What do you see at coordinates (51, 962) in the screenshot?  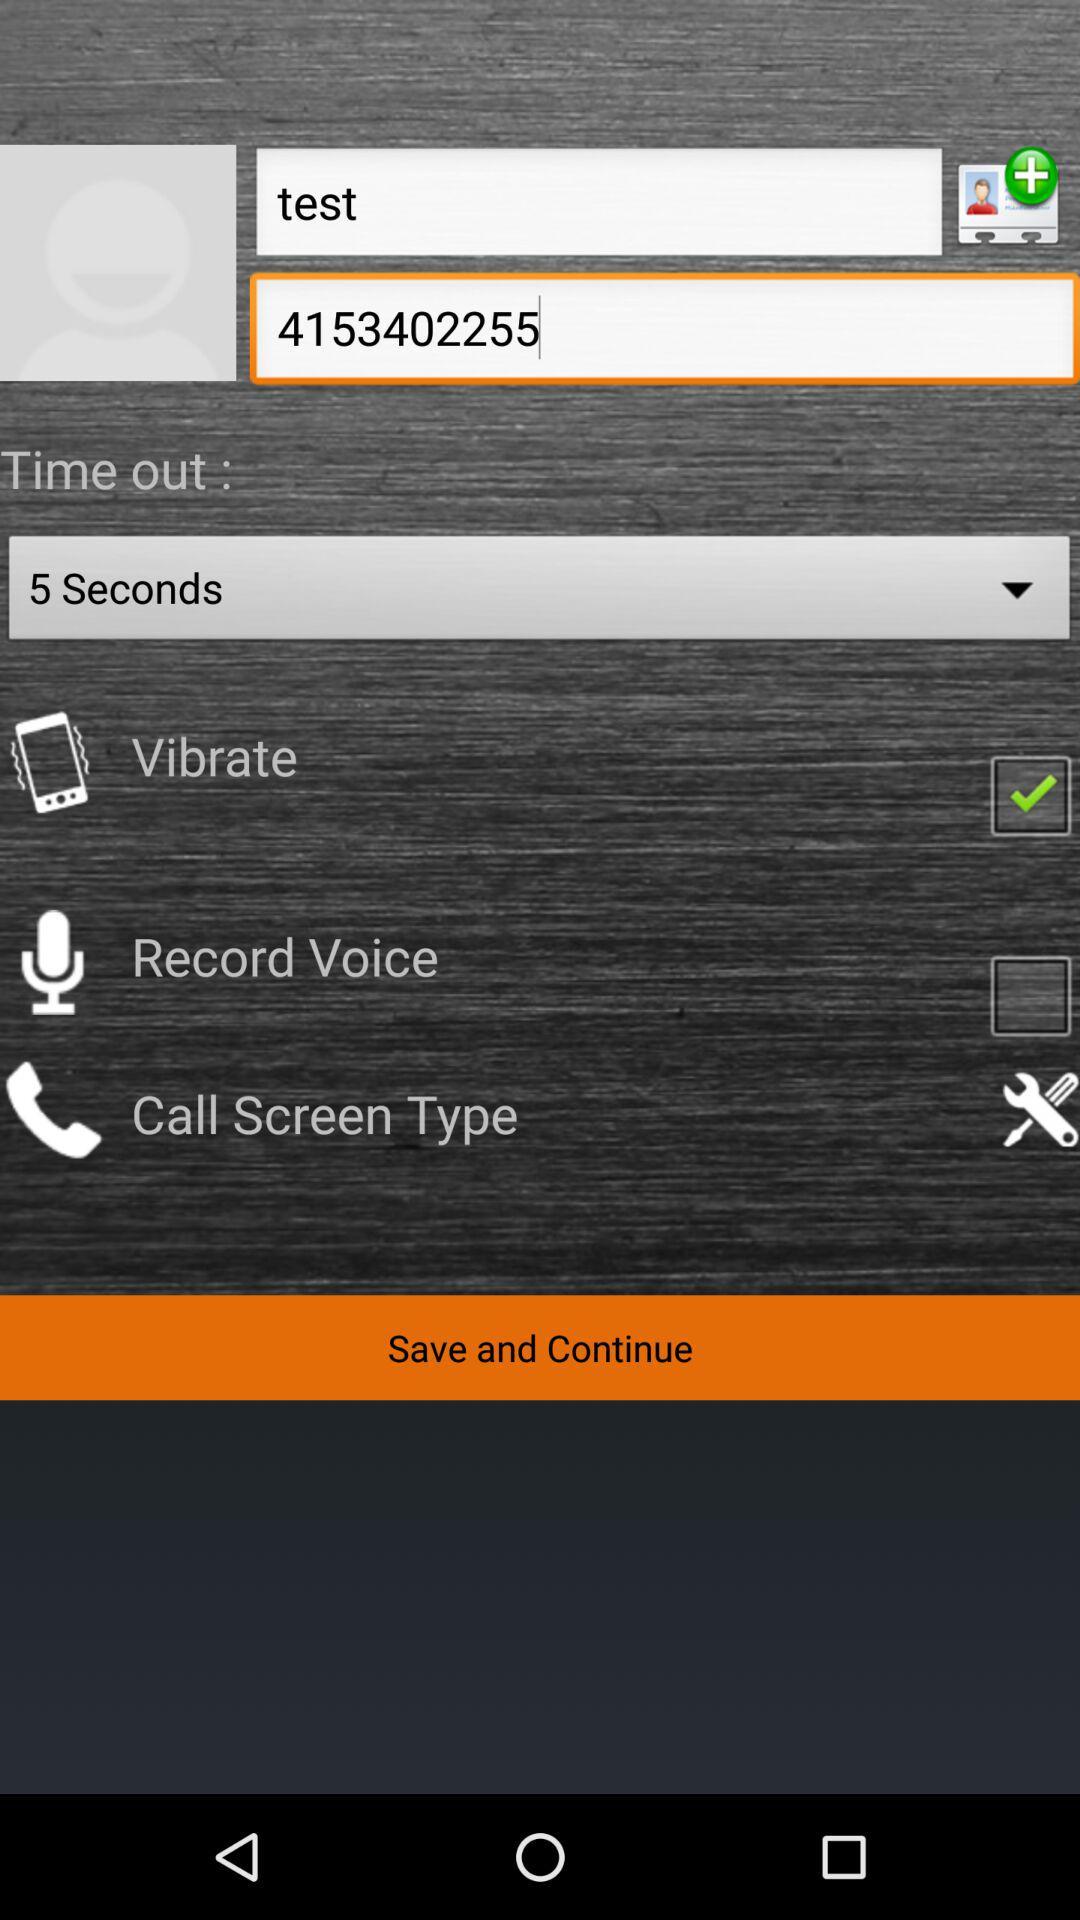 I see `choose the speaker` at bounding box center [51, 962].